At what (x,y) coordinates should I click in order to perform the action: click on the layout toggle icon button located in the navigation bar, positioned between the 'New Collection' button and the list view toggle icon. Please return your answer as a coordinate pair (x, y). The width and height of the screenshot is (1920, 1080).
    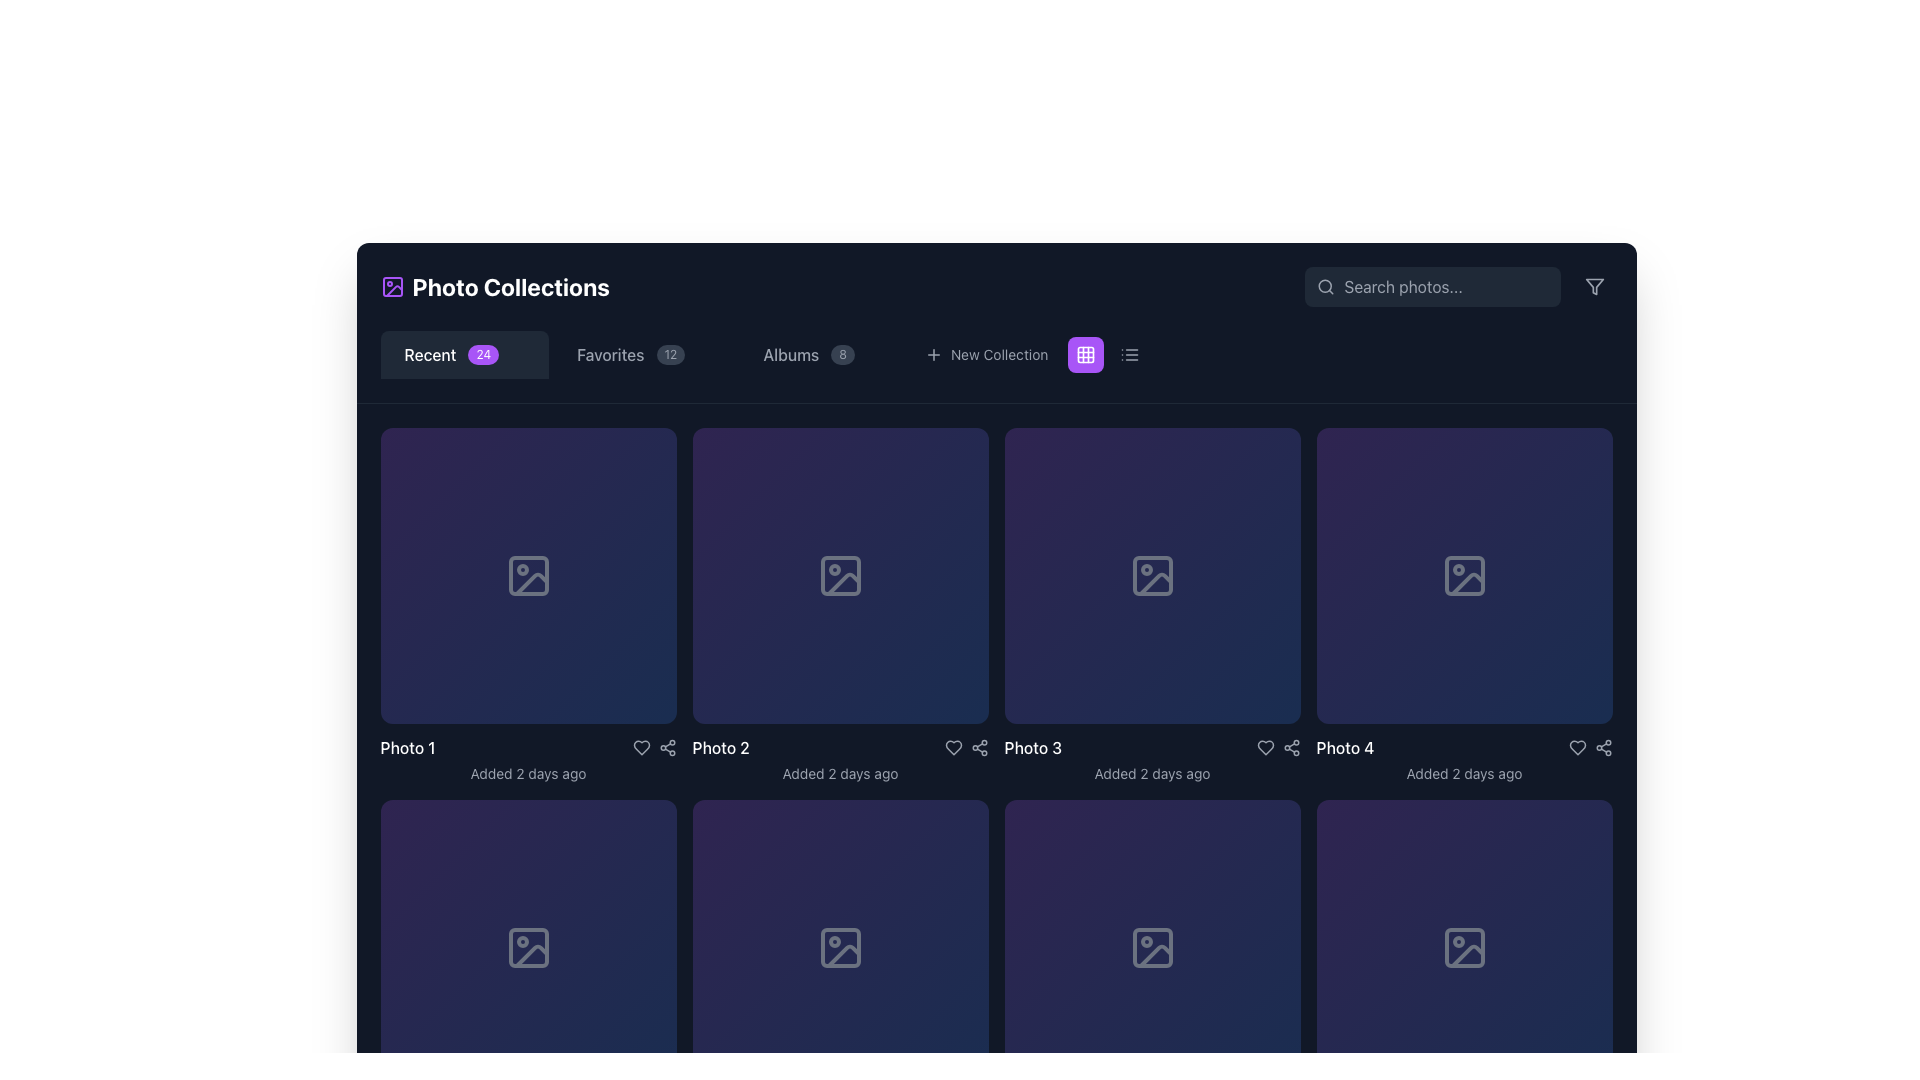
    Looking at the image, I should click on (1085, 353).